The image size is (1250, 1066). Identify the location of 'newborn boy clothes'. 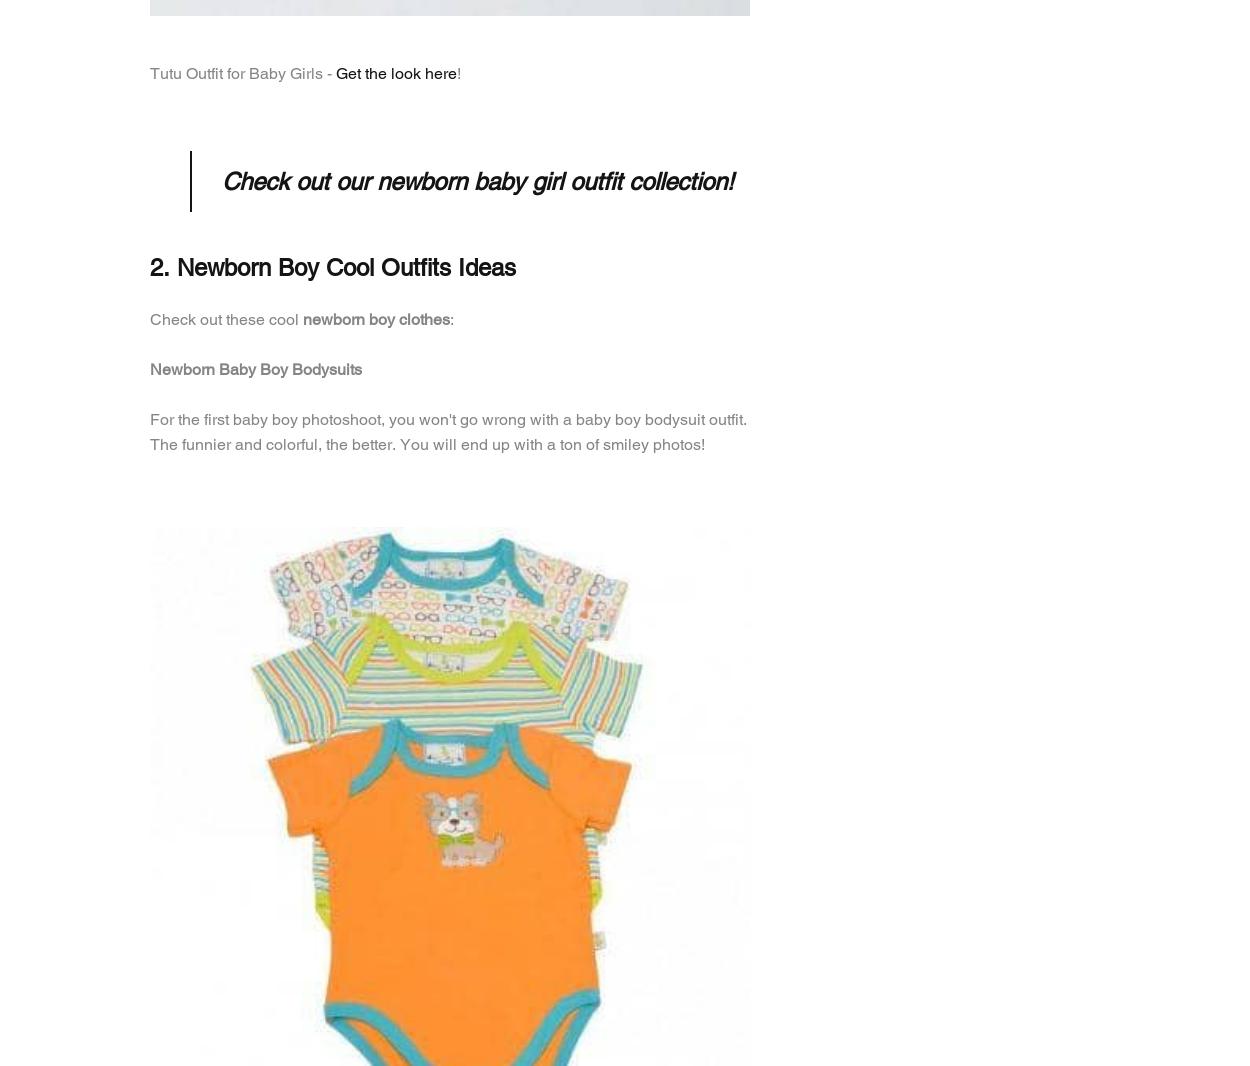
(376, 319).